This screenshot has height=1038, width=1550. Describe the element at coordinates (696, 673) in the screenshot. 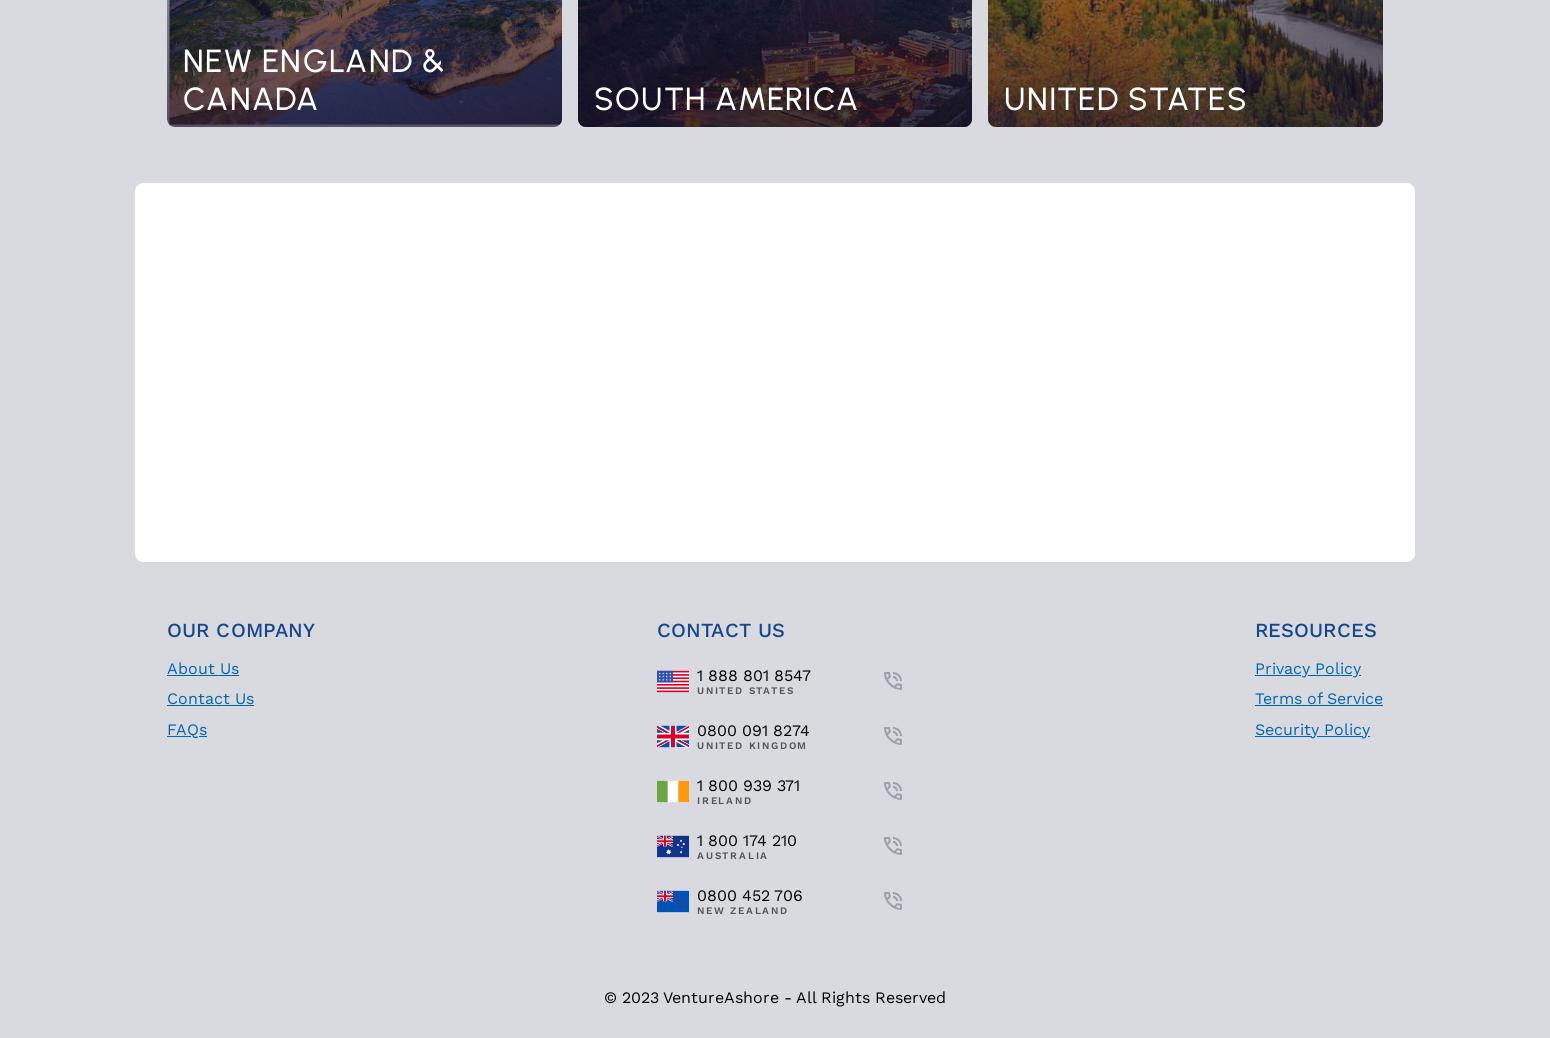

I see `'1 888 801 8547'` at that location.